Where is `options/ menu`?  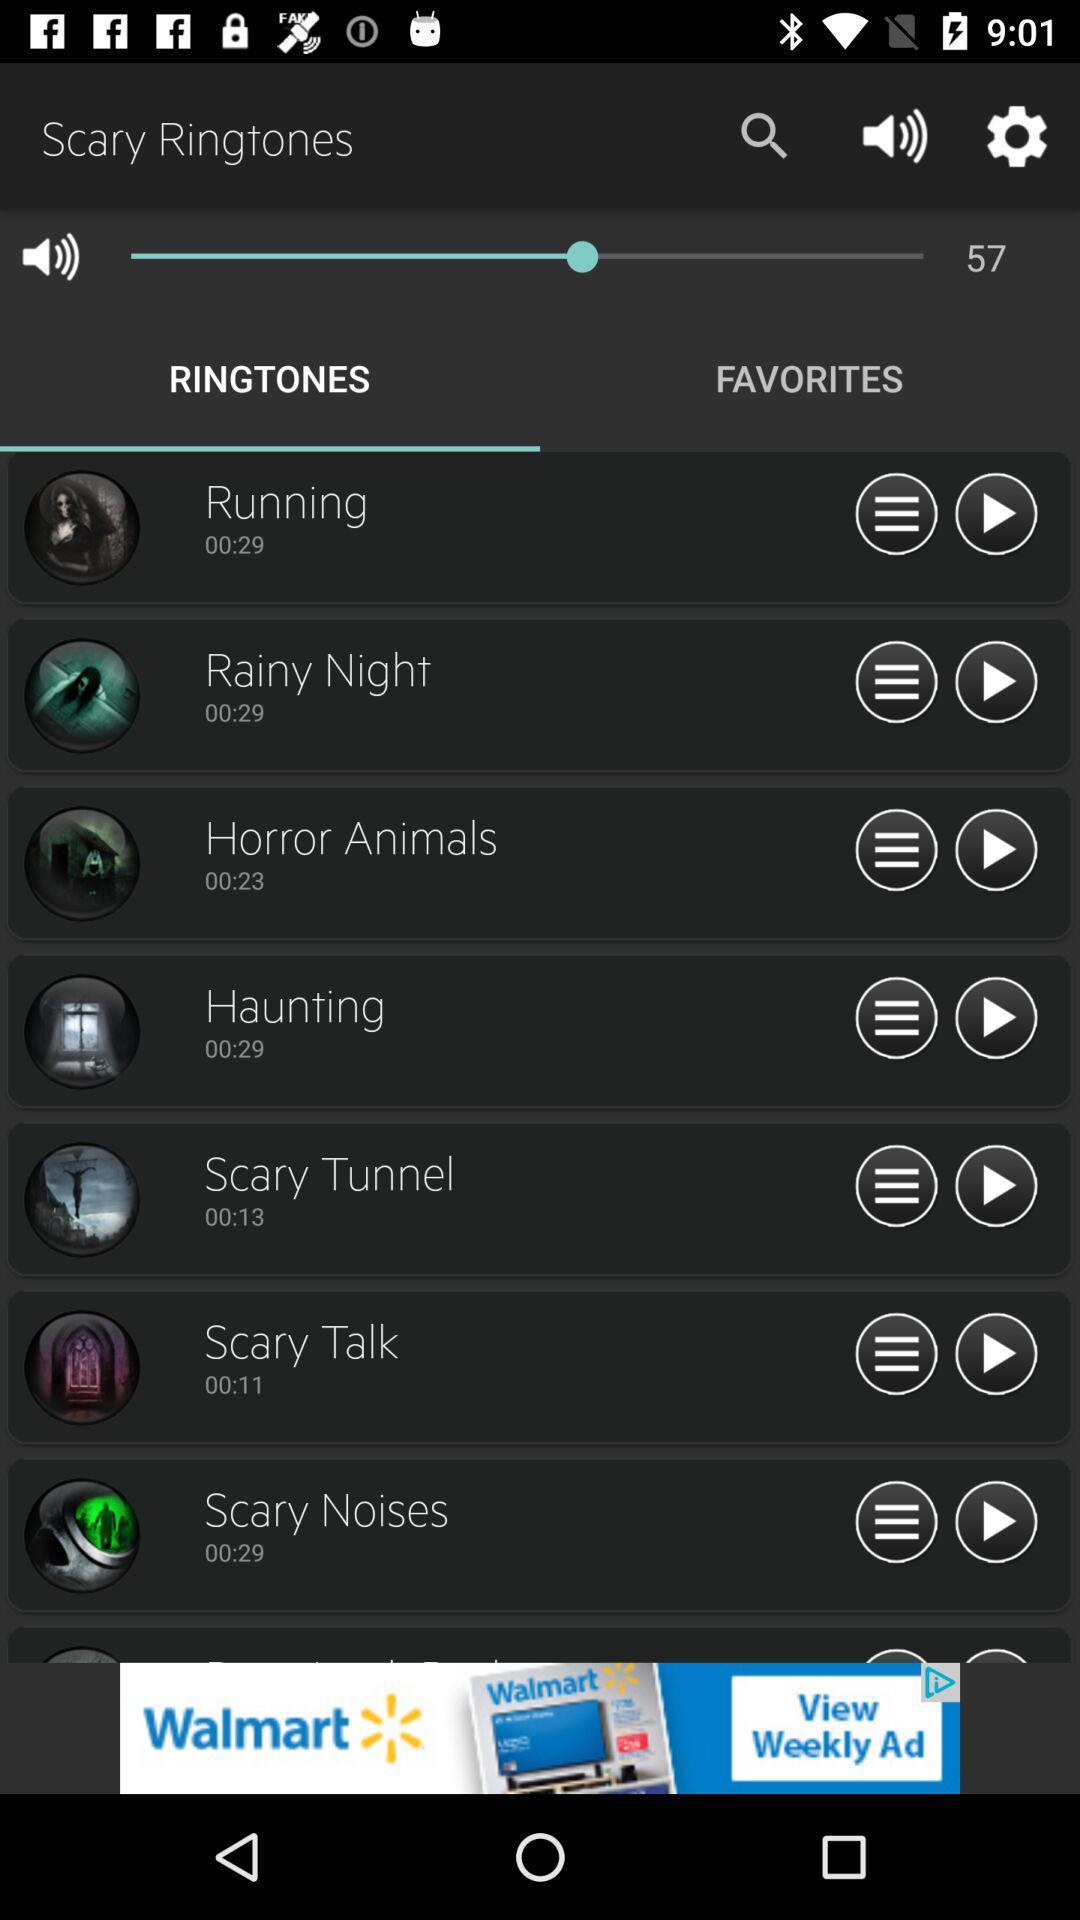 options/ menu is located at coordinates (895, 1187).